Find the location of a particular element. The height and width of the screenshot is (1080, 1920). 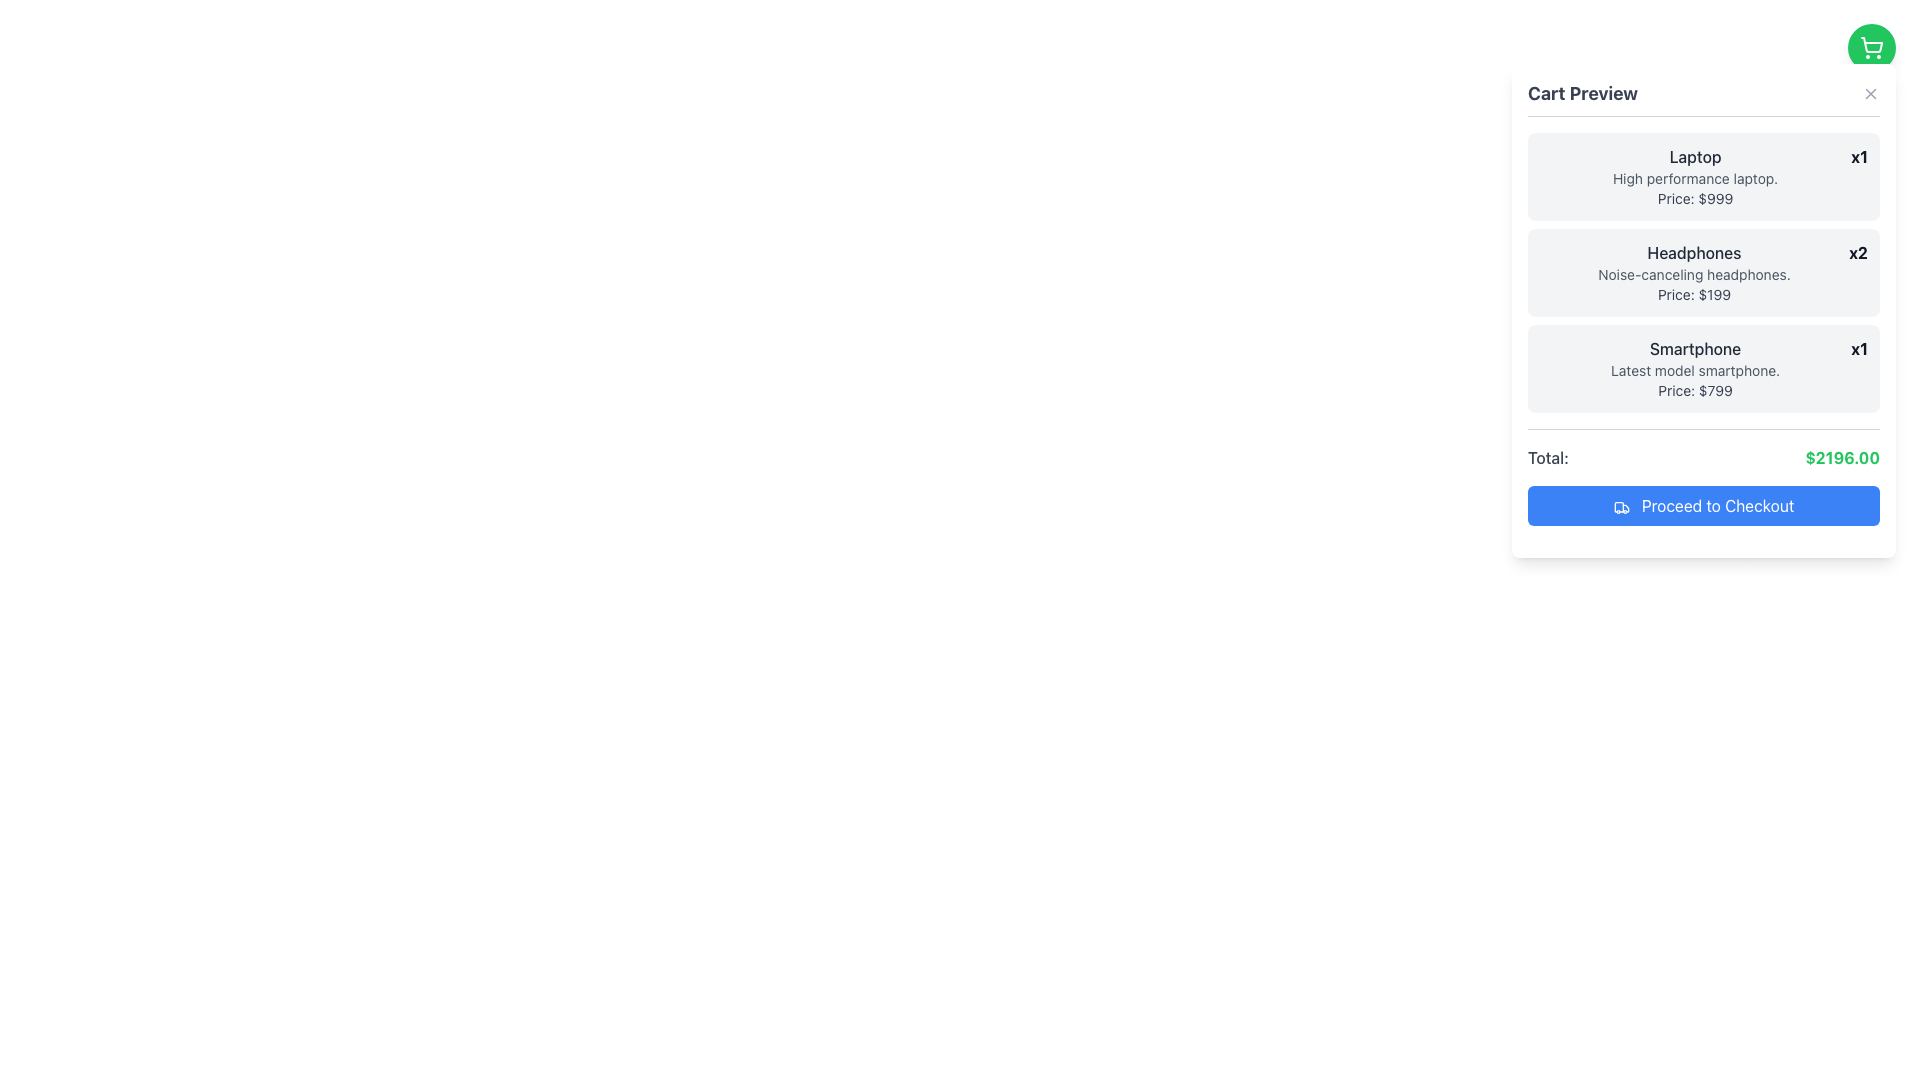

the static text label that states 'Noise-canceling headphones', which is located in the middle segment of a vertical listing, below the title 'Headphones' and above the price line 'Price: $199' is located at coordinates (1693, 274).